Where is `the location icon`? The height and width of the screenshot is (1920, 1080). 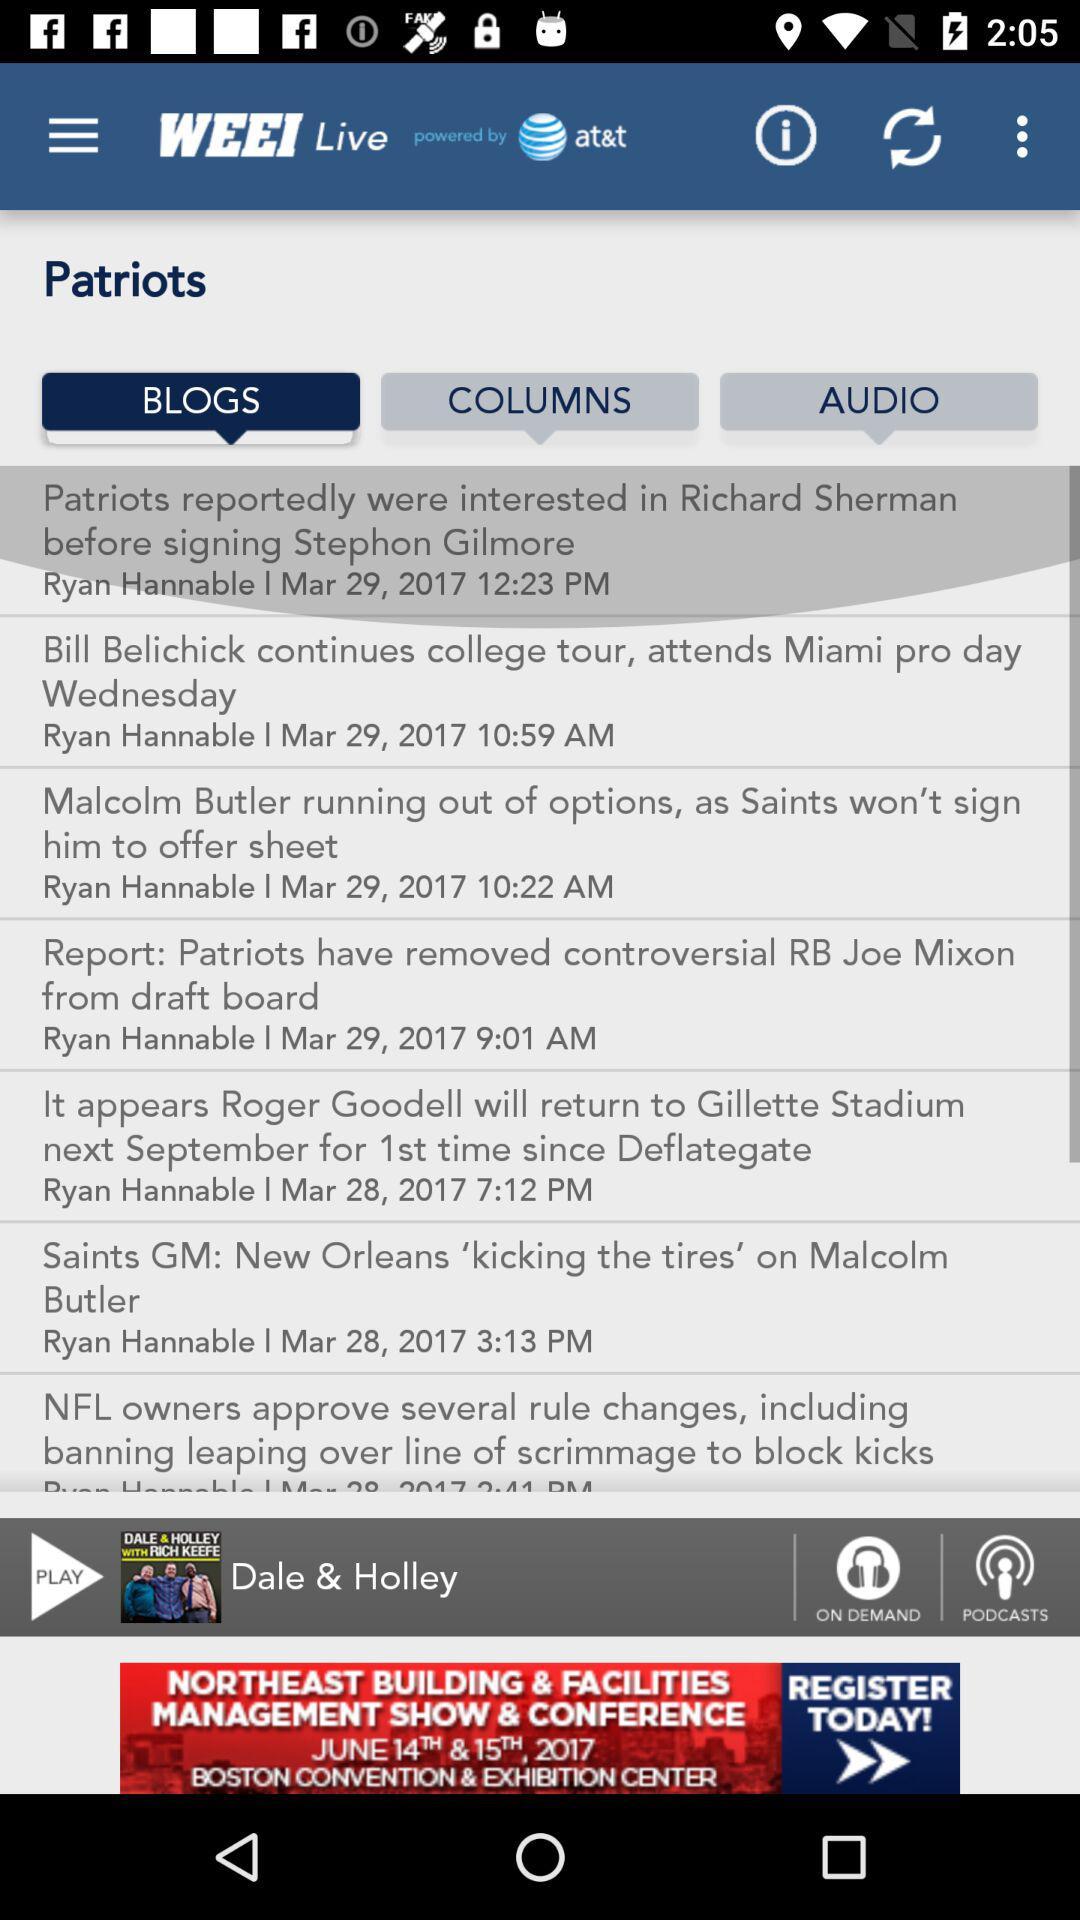 the location icon is located at coordinates (1010, 1576).